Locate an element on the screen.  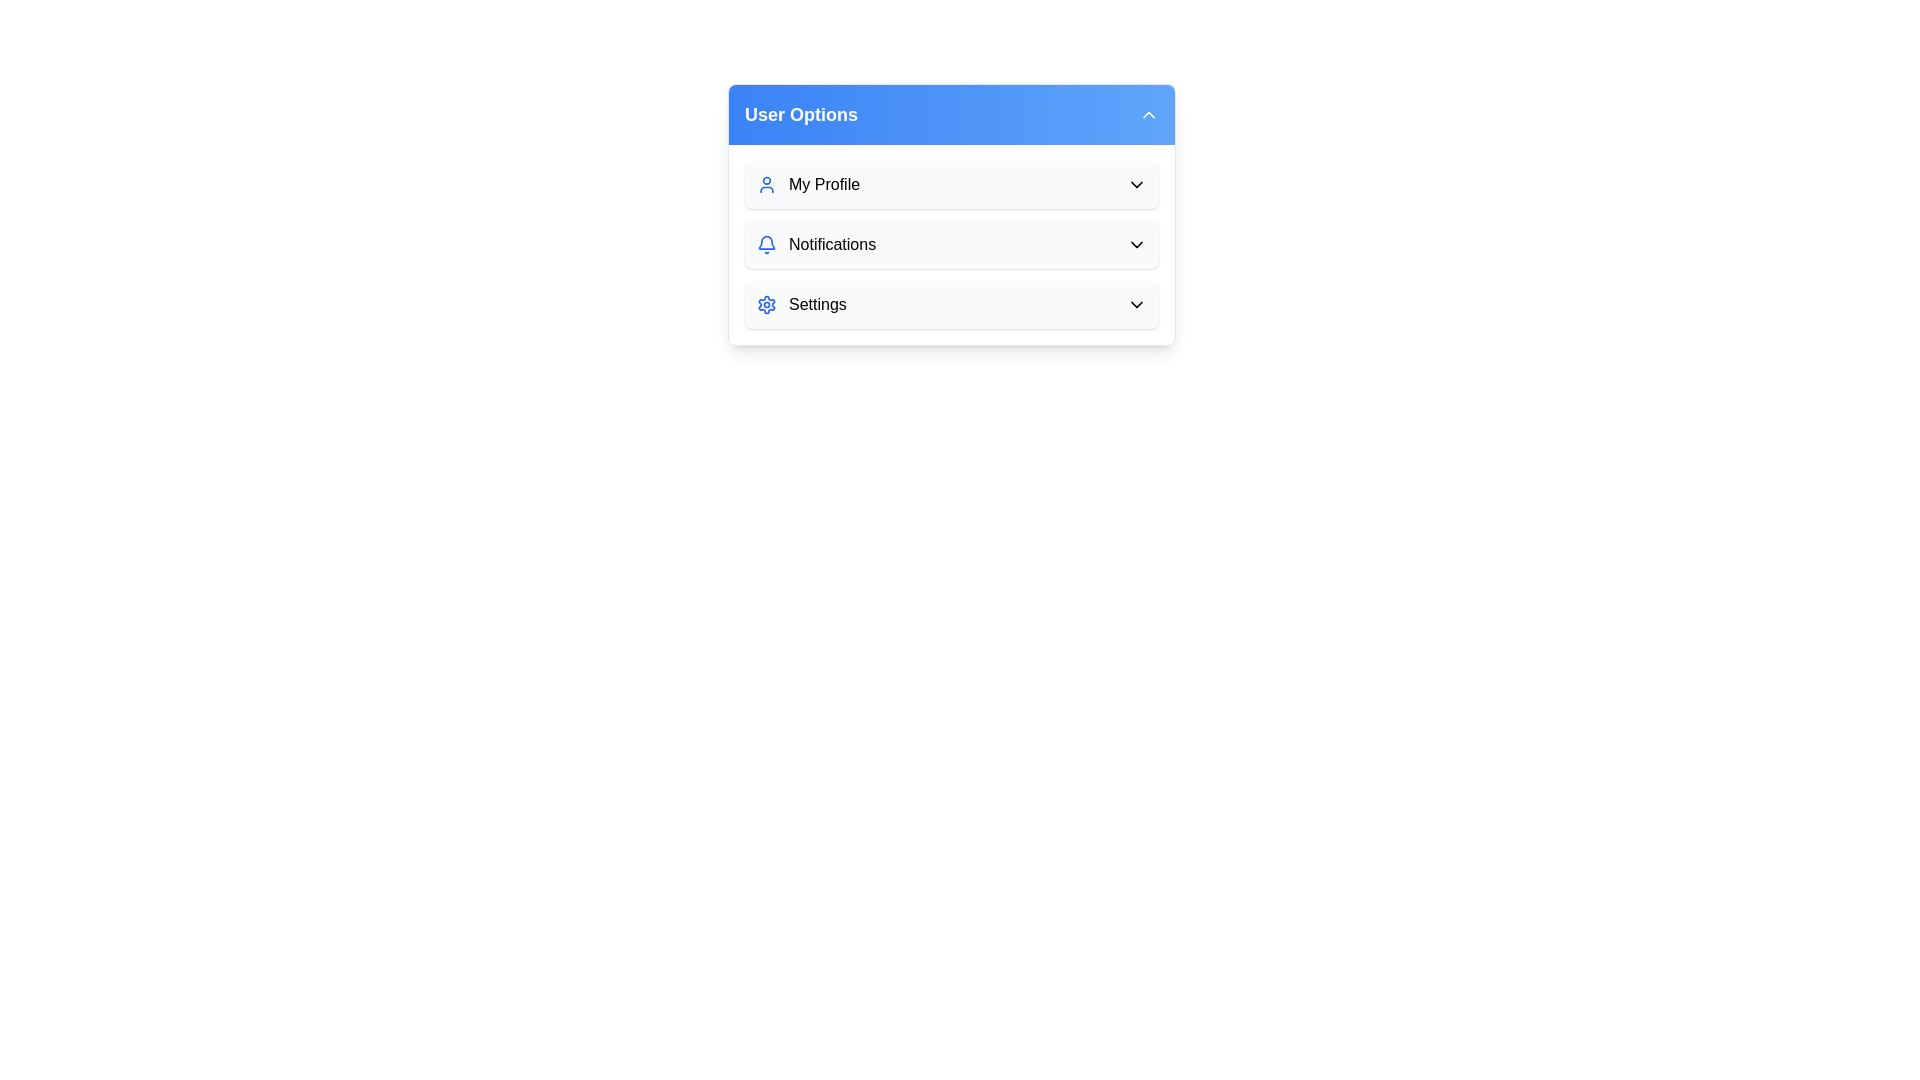
the notifications icon, which visually represents the notifications option in the user interface and is positioned at the leftmost part of the Notifications section is located at coordinates (766, 244).